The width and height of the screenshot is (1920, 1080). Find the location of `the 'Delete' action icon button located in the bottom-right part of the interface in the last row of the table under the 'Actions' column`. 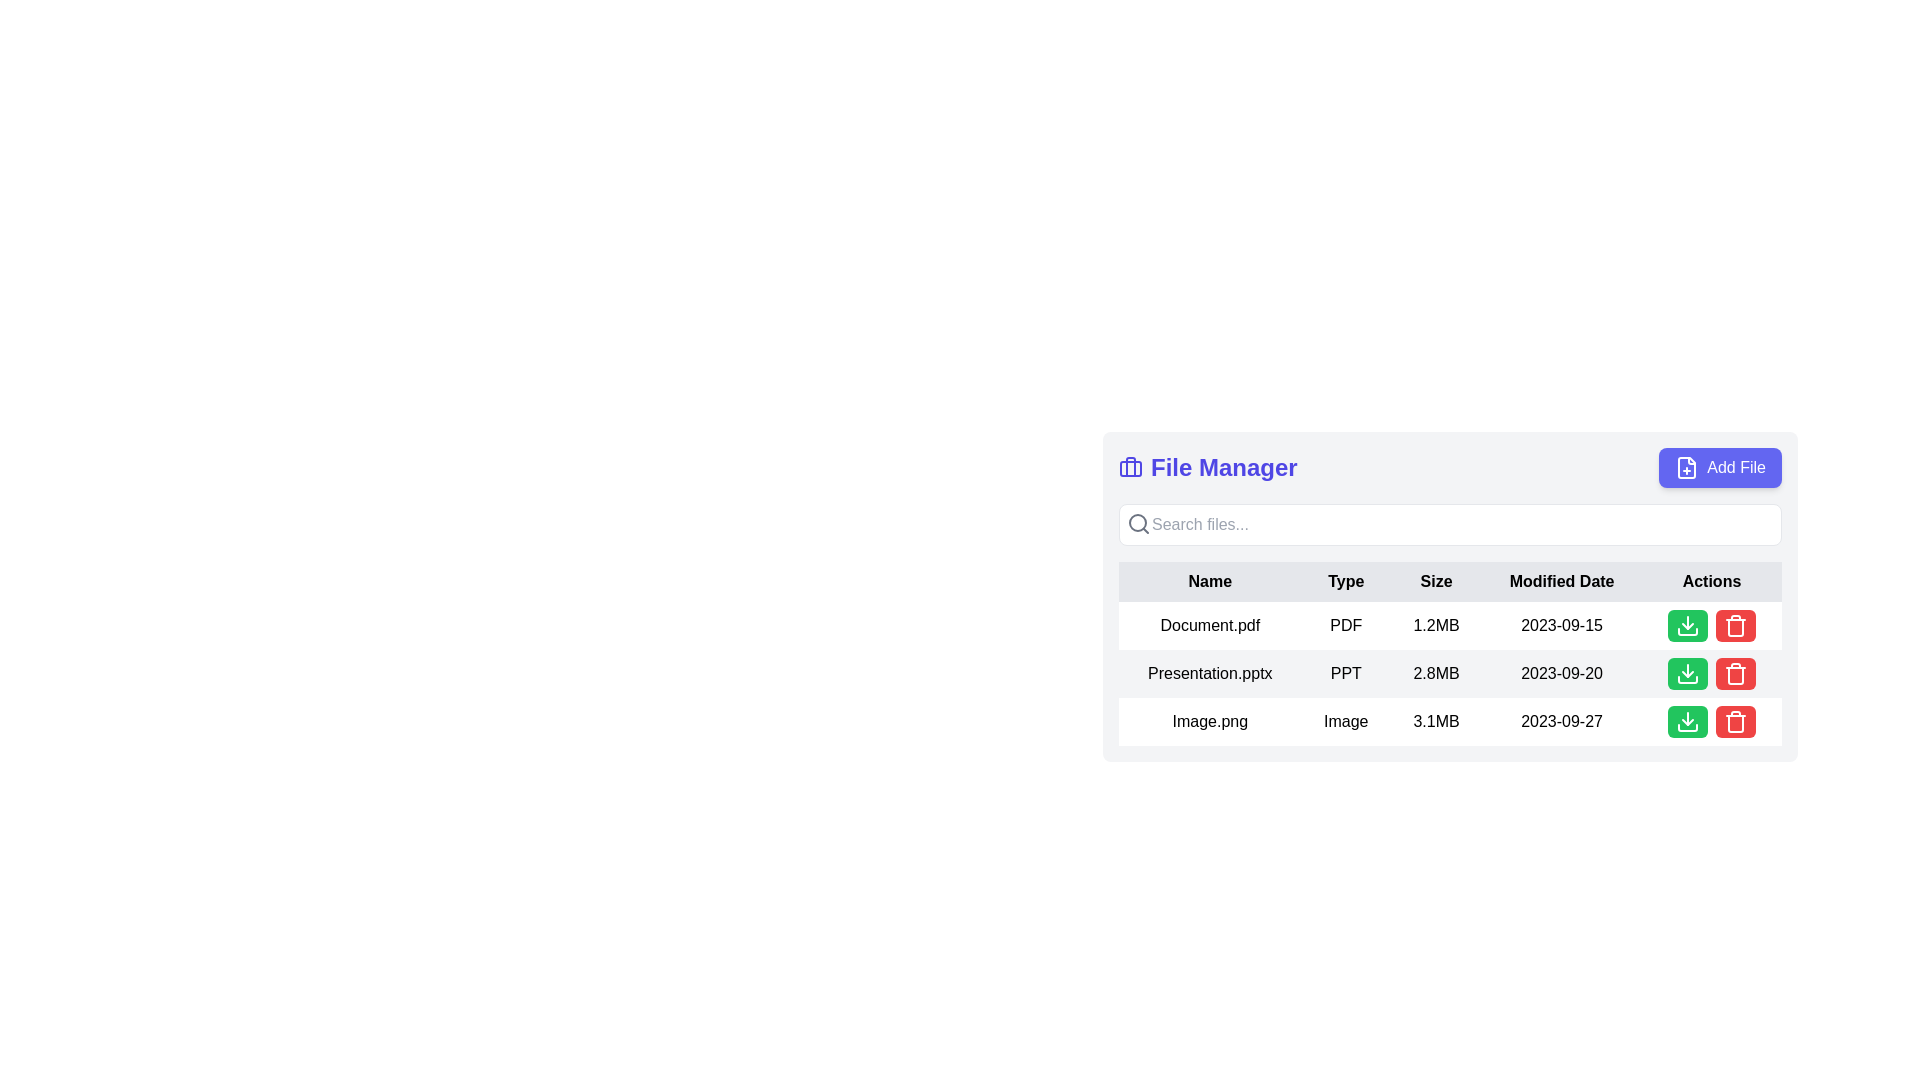

the 'Delete' action icon button located in the bottom-right part of the interface in the last row of the table under the 'Actions' column is located at coordinates (1735, 624).